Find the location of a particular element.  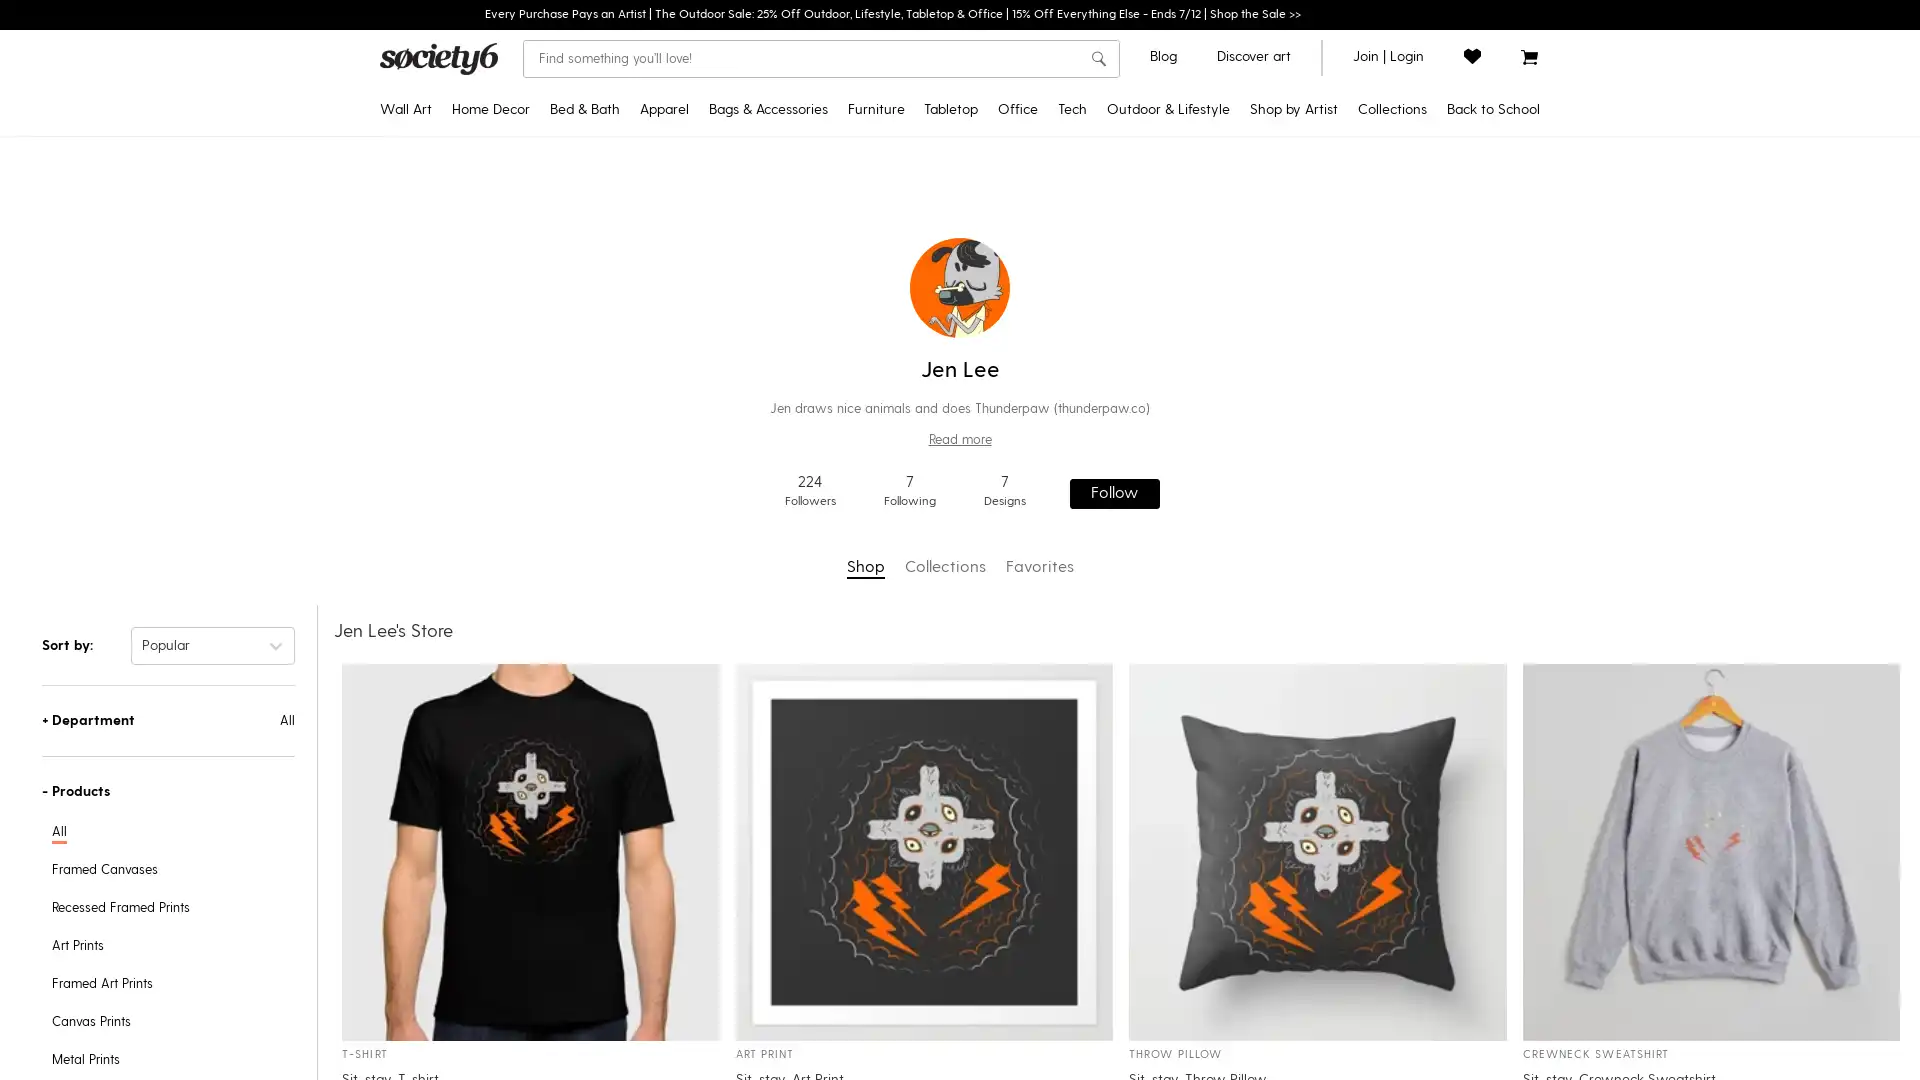

Laptop Stickers is located at coordinates (1067, 483).